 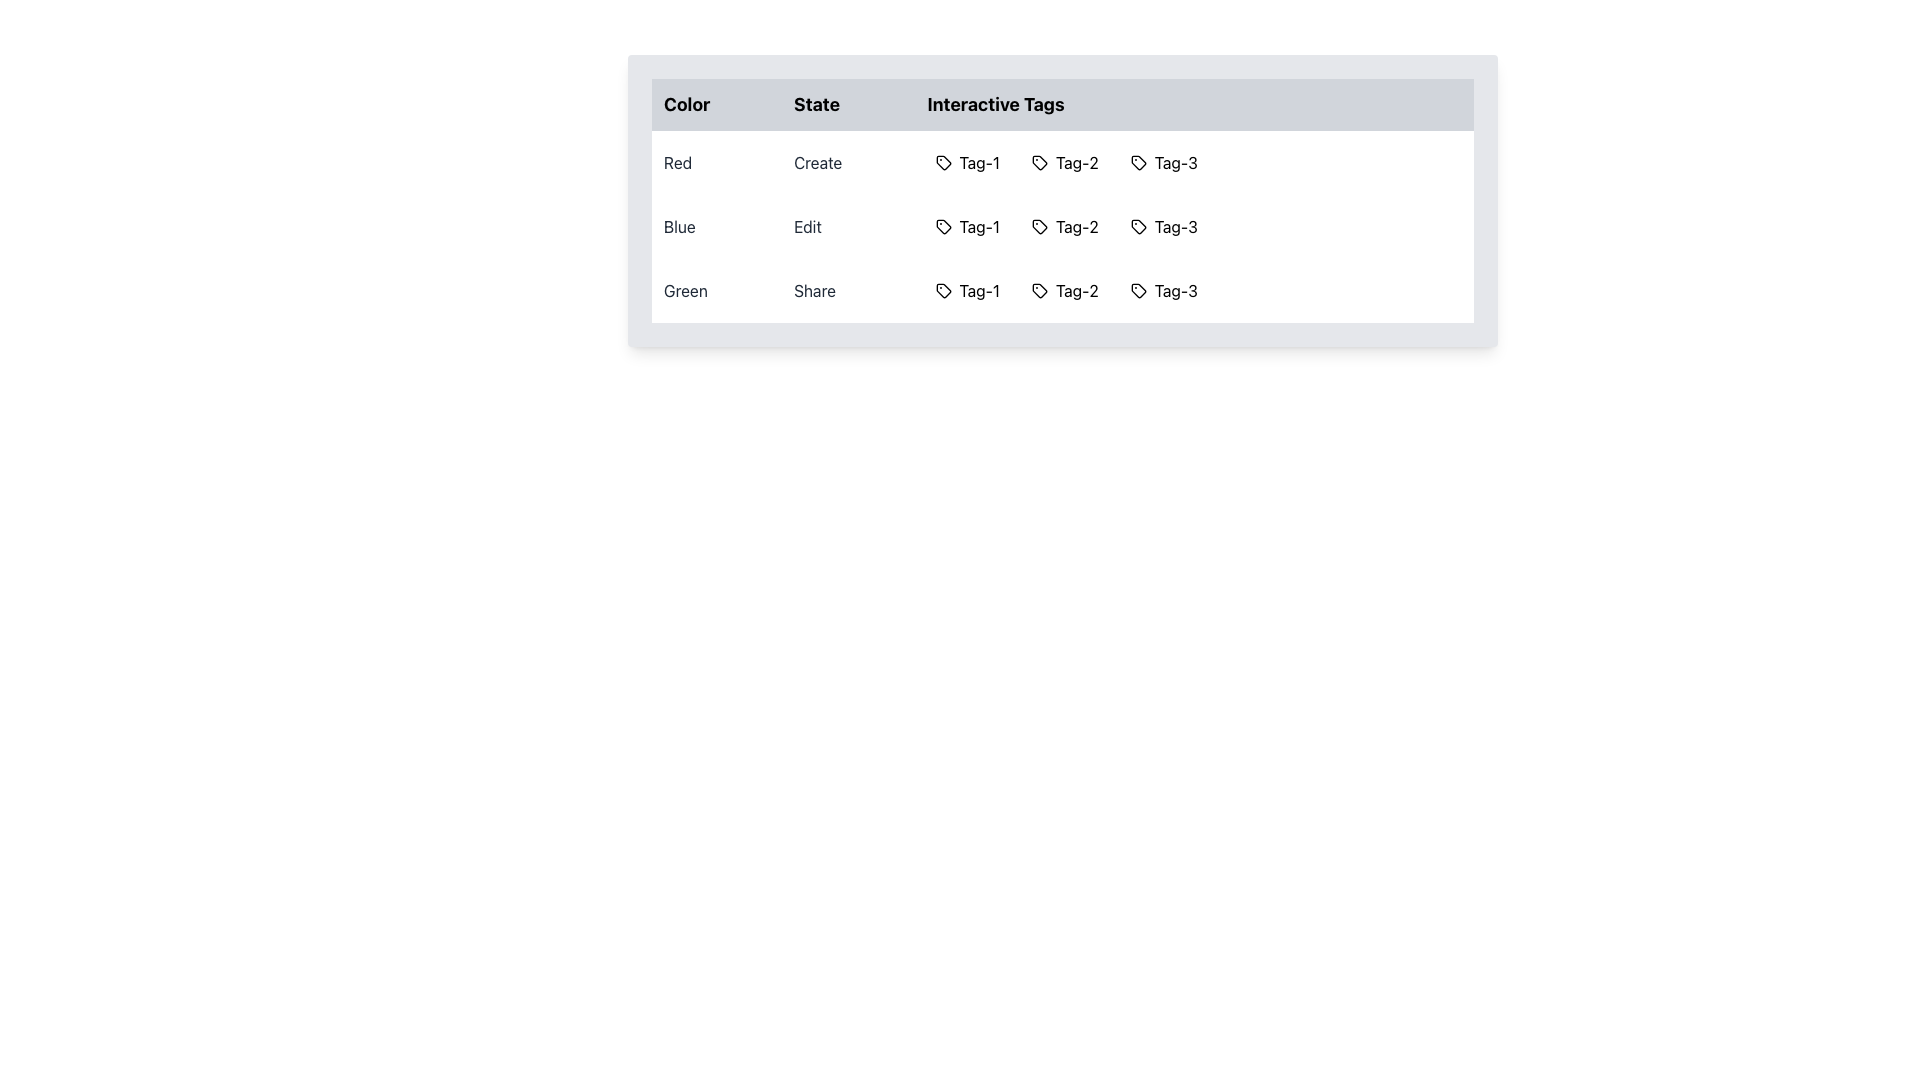 I want to click on the 'Red' color option icon in the 'Interactive Tags' column of the first row, which signifies a creation action, so click(x=942, y=161).